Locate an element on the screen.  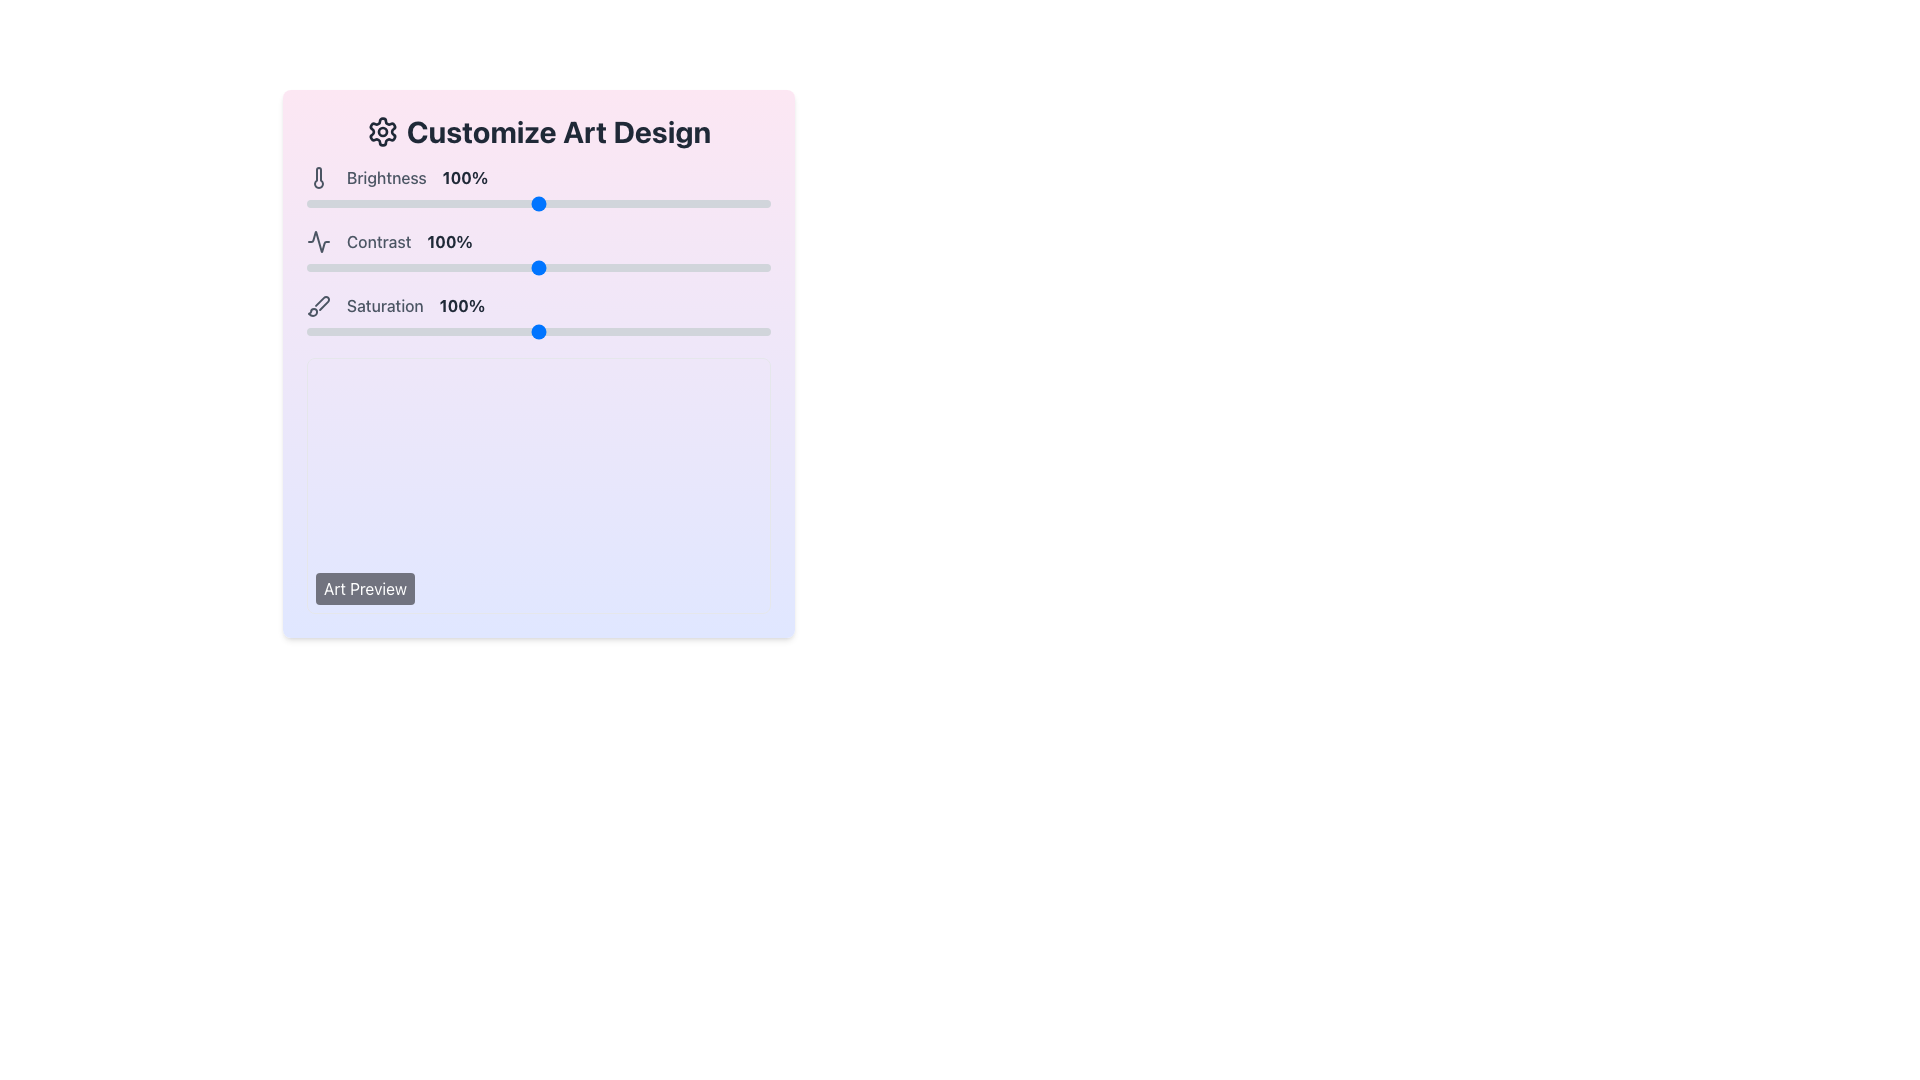
displayed percentage value '100%' from the Saturation control, which includes a text label, a bold numeric display, and a slider input field, located below the Brightness and Contrast controls is located at coordinates (538, 316).